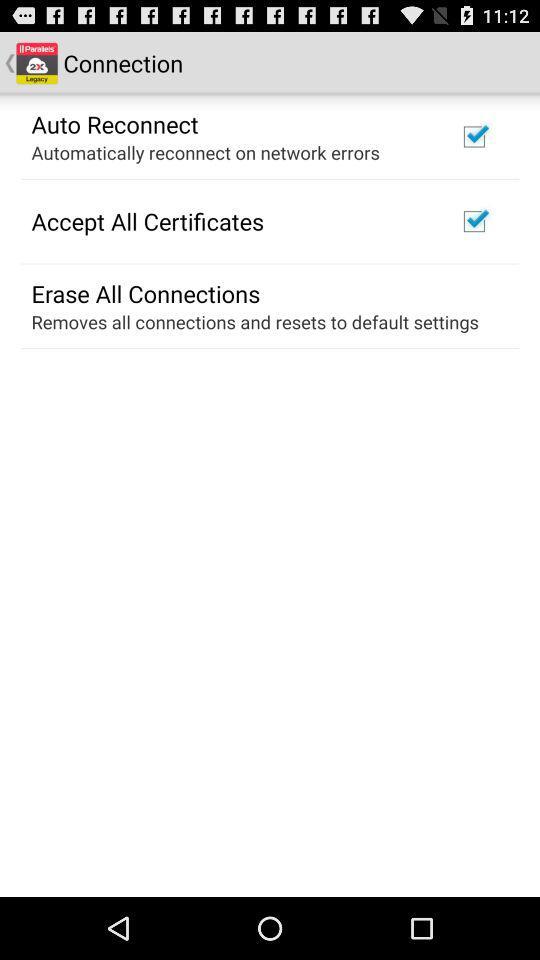  Describe the element at coordinates (146, 221) in the screenshot. I see `accept all certificates item` at that location.